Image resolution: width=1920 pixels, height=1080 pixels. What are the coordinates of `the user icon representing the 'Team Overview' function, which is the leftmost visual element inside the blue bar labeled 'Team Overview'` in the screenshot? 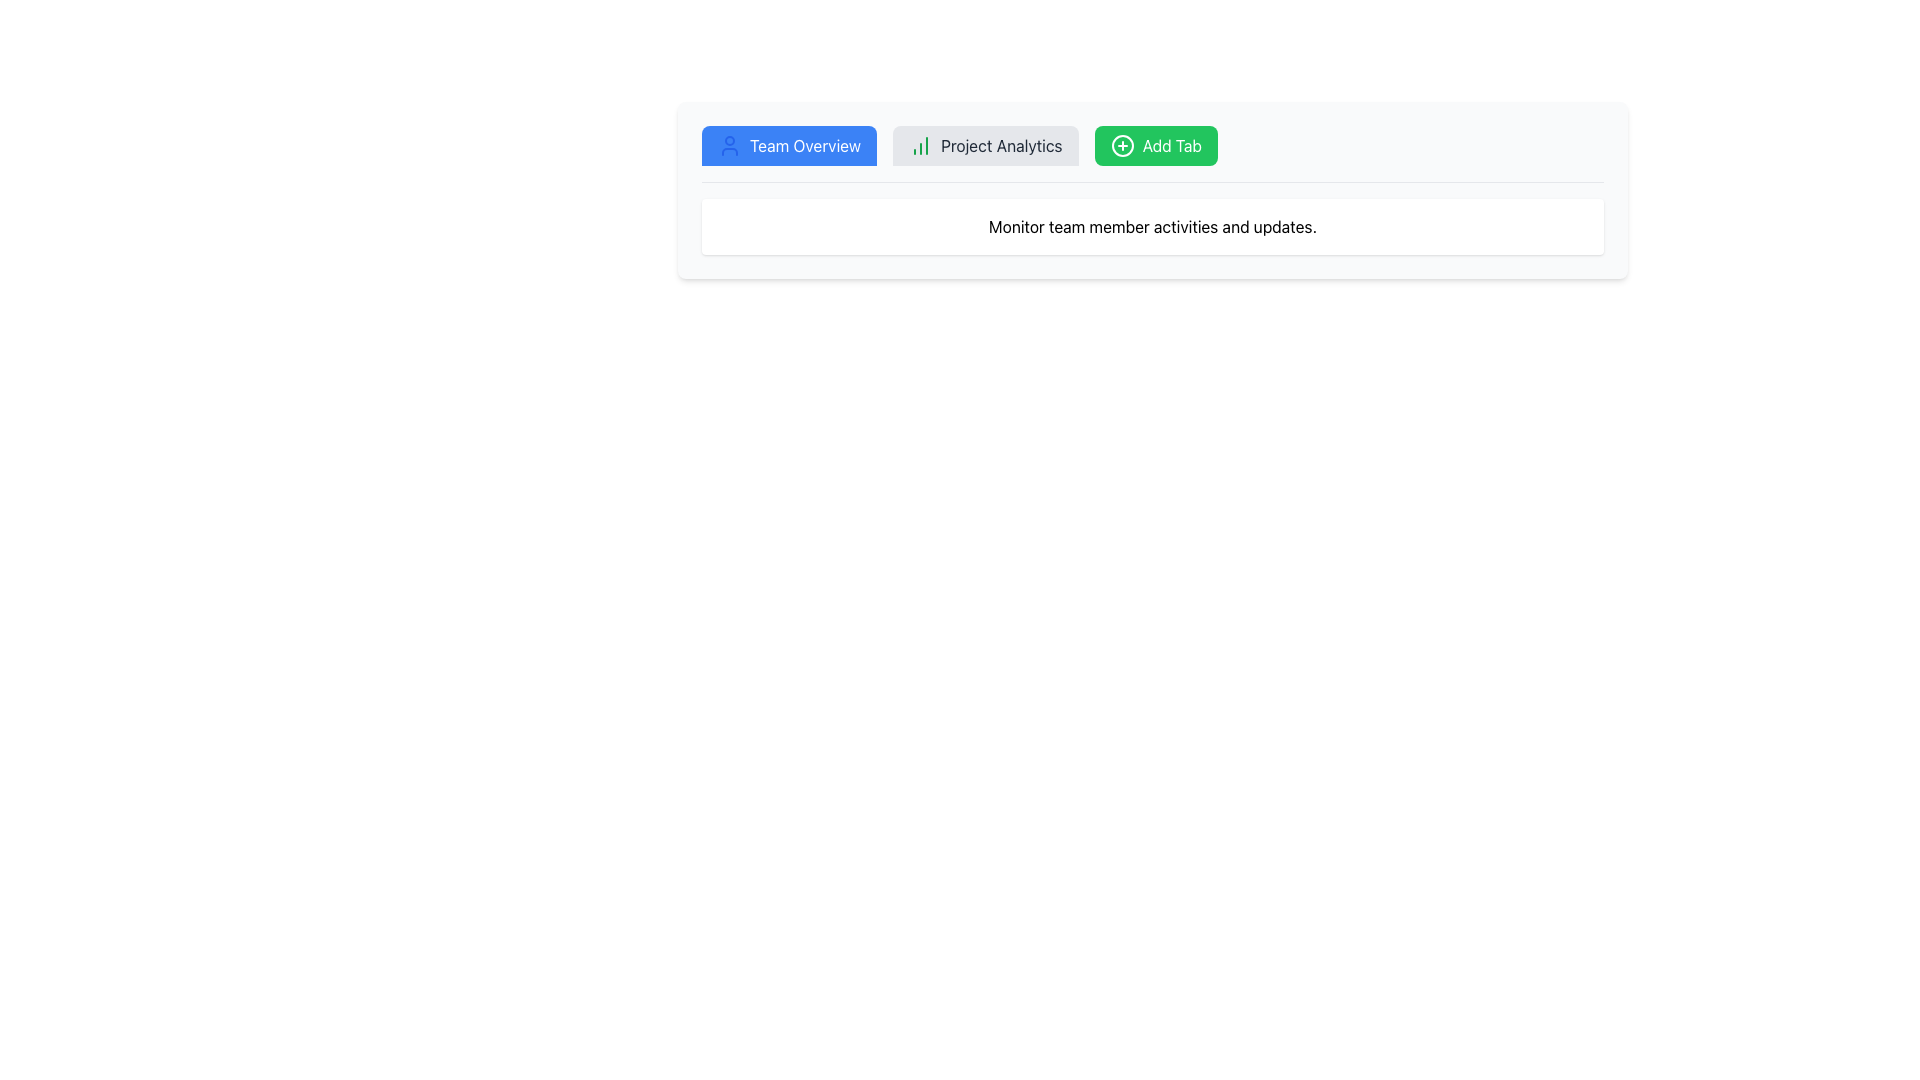 It's located at (728, 145).